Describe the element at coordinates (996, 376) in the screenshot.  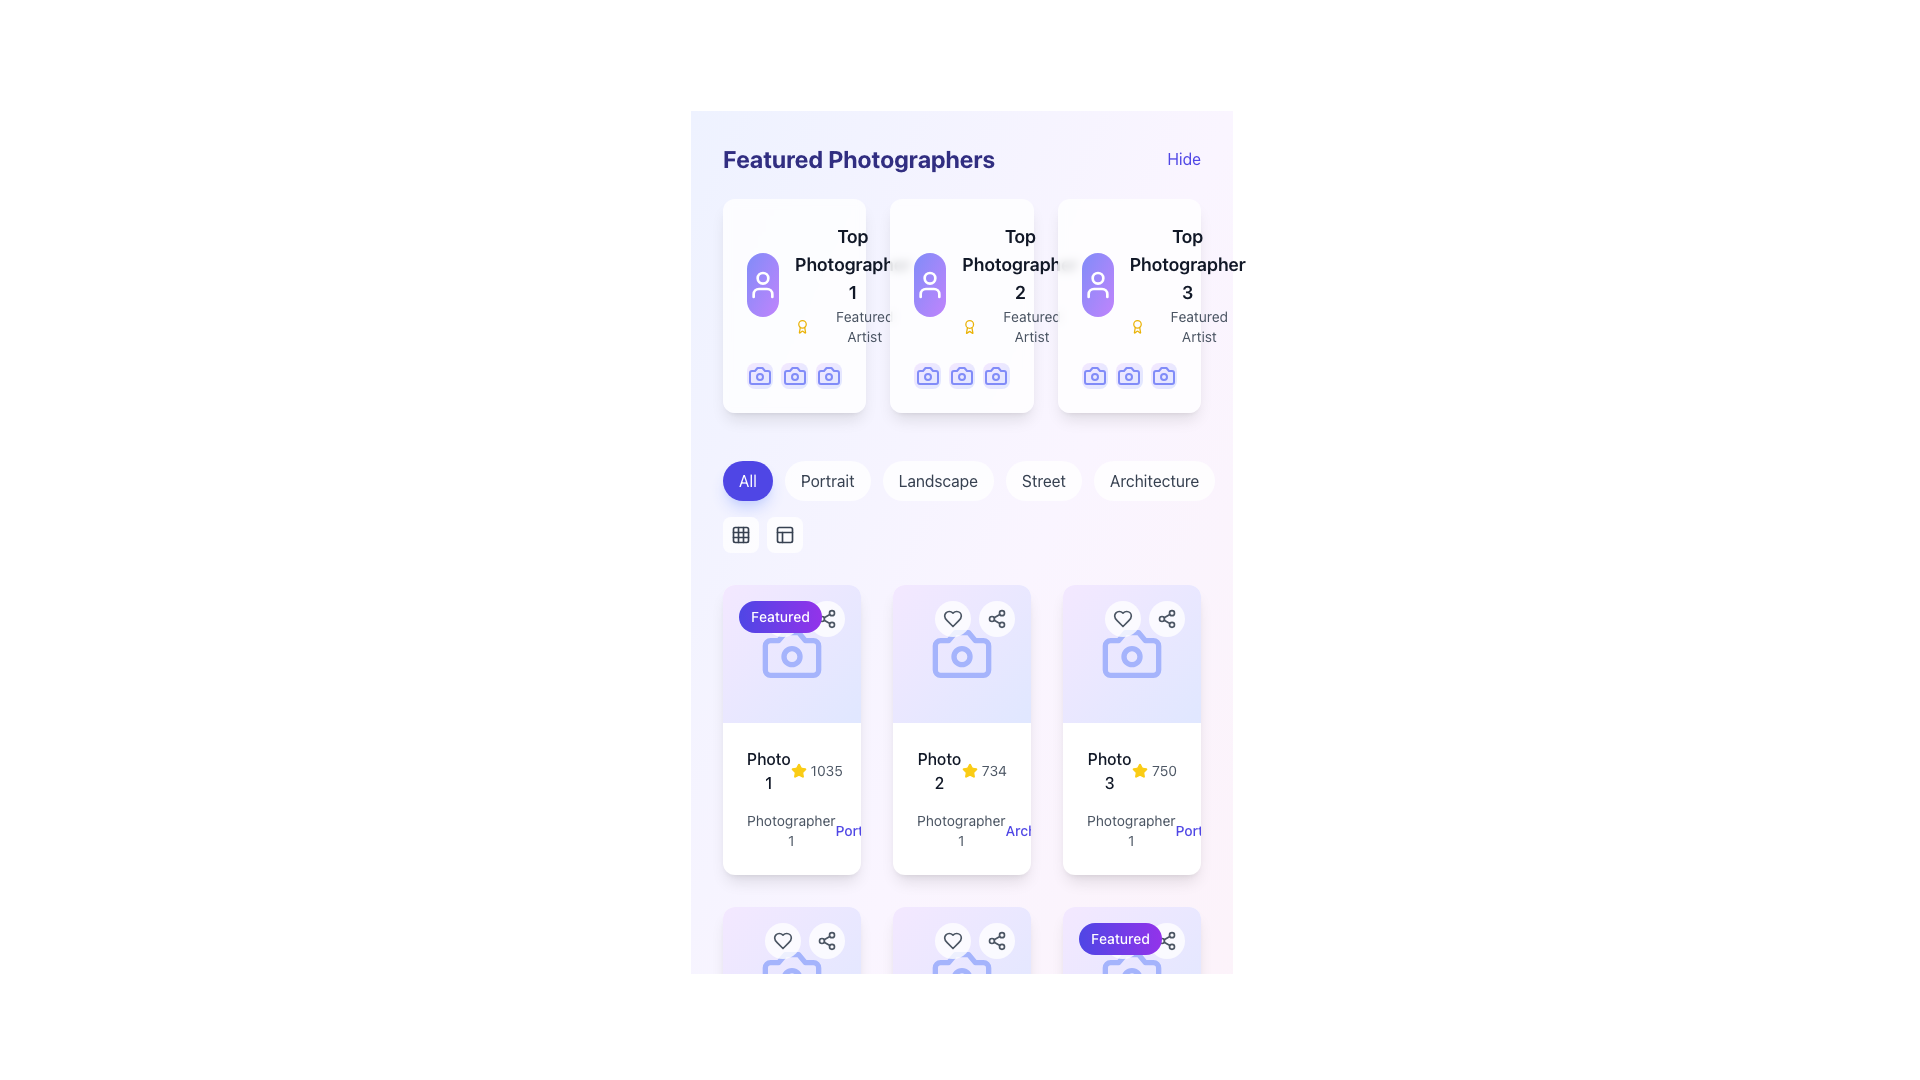
I see `the square icon with rounded corners displaying a gradient camera graphic, located in the third column of a three-column grid layout, just below the photographer's name` at that location.